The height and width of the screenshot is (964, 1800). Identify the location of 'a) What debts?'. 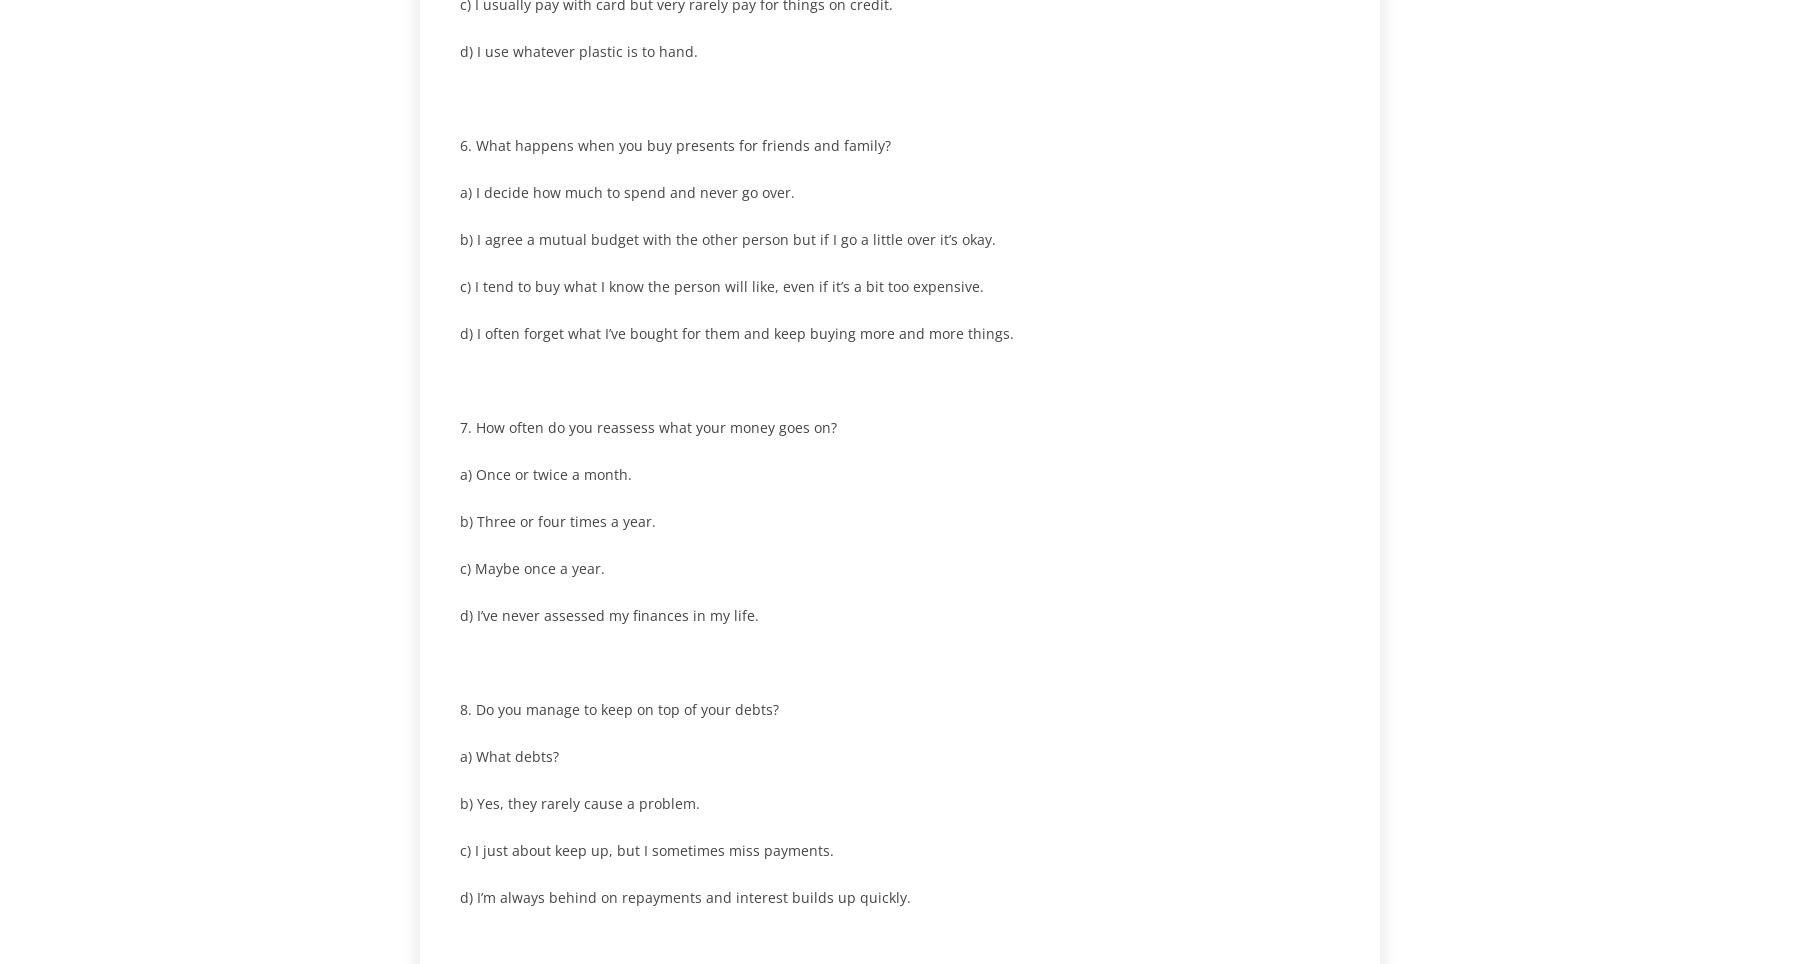
(508, 755).